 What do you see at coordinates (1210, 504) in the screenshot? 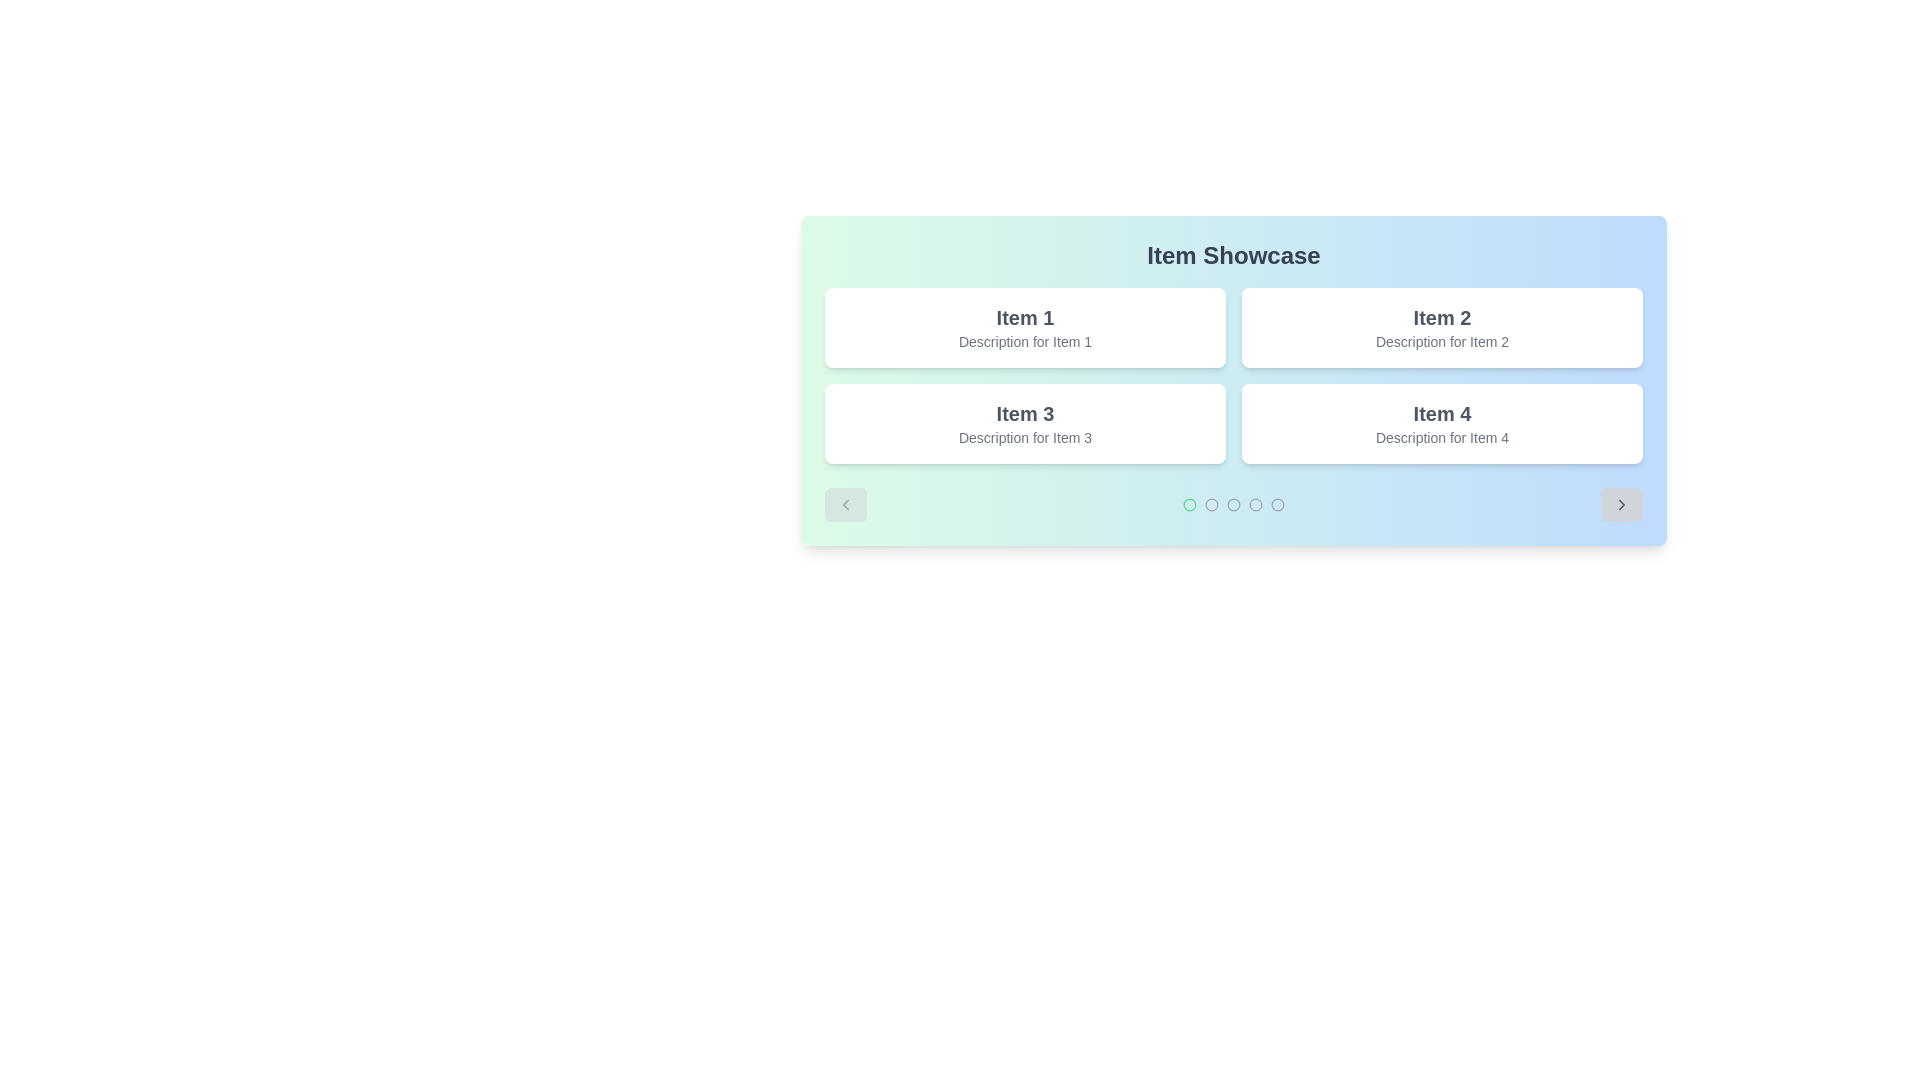
I see `the second circular navigation indicator with a light gray outline and transparent center` at bounding box center [1210, 504].